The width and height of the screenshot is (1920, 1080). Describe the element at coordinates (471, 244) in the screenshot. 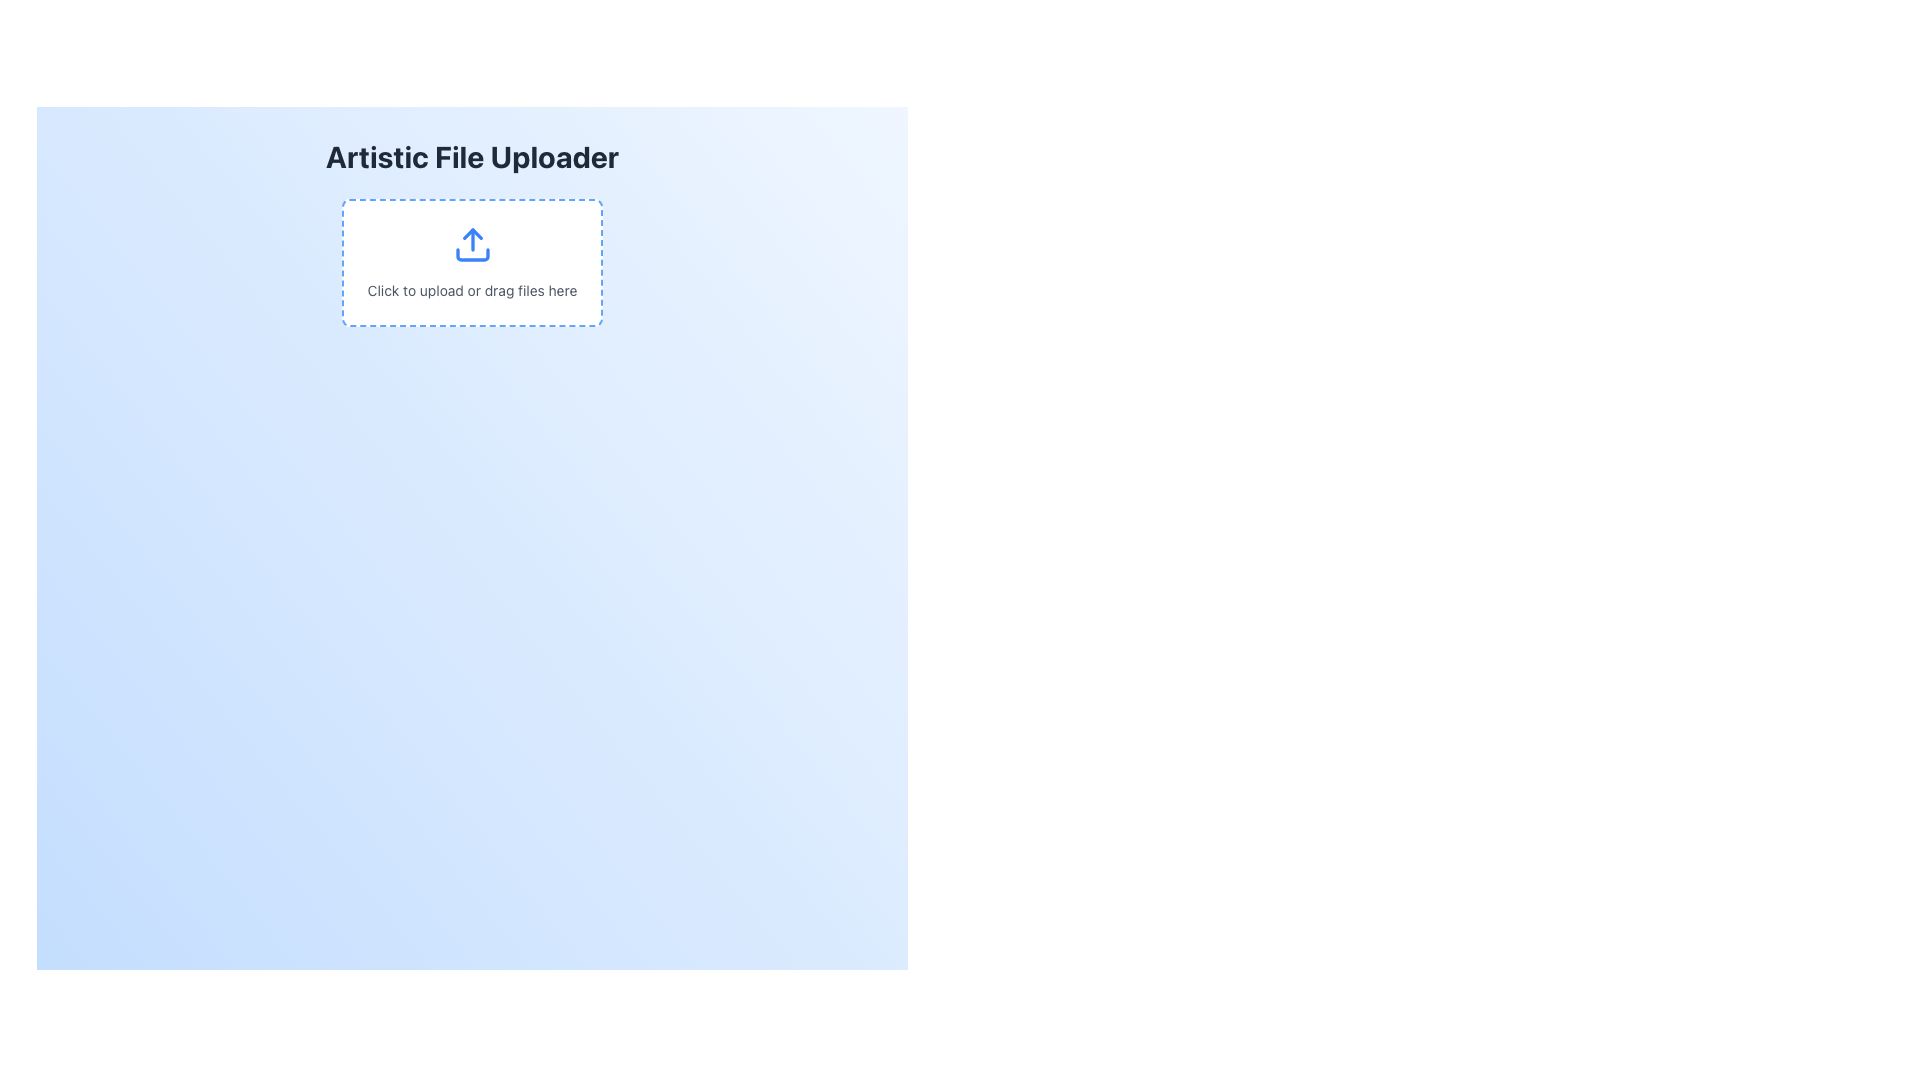

I see `the upload icon, which is a vibrant blue arrow pointing upwards above a horizontal base, located centrally within the drag-and-drop file upload area under the label 'Click to upload or drag files here'` at that location.